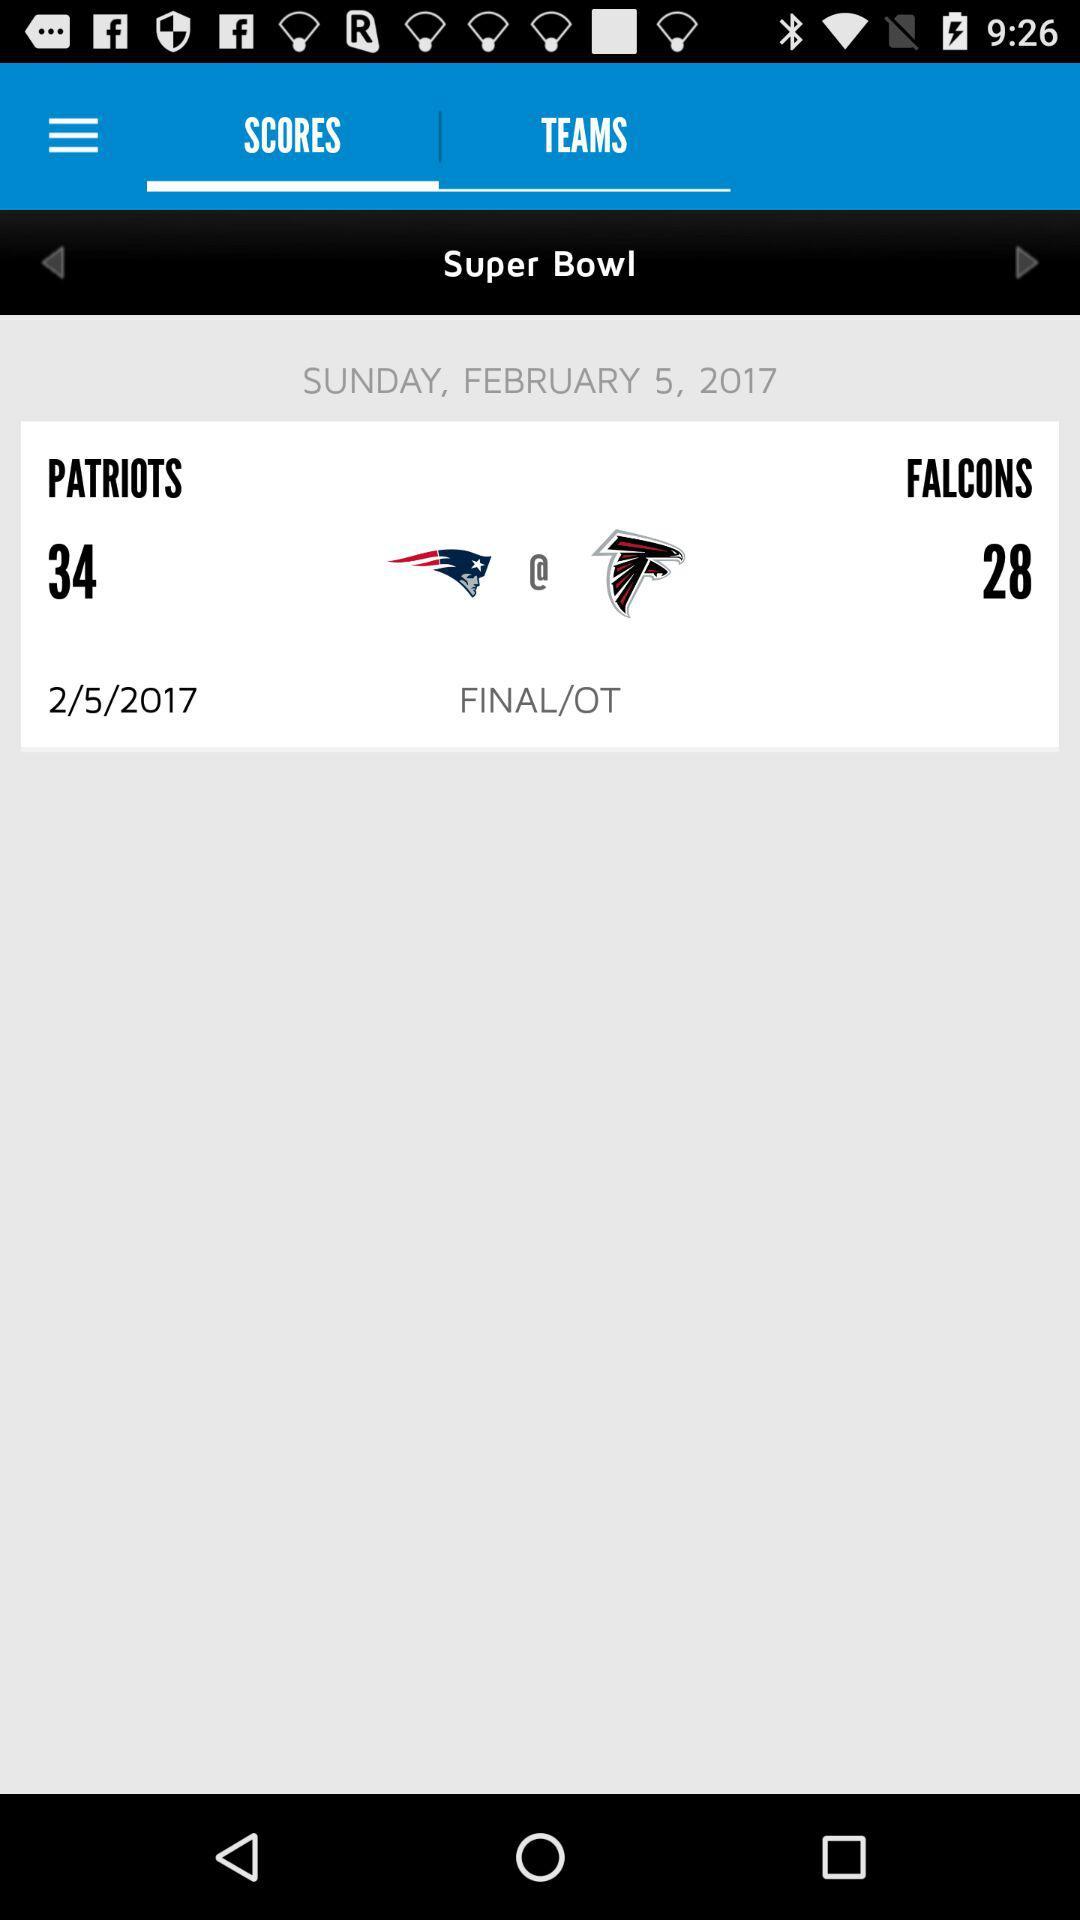 The width and height of the screenshot is (1080, 1920). What do you see at coordinates (1027, 261) in the screenshot?
I see `next game` at bounding box center [1027, 261].